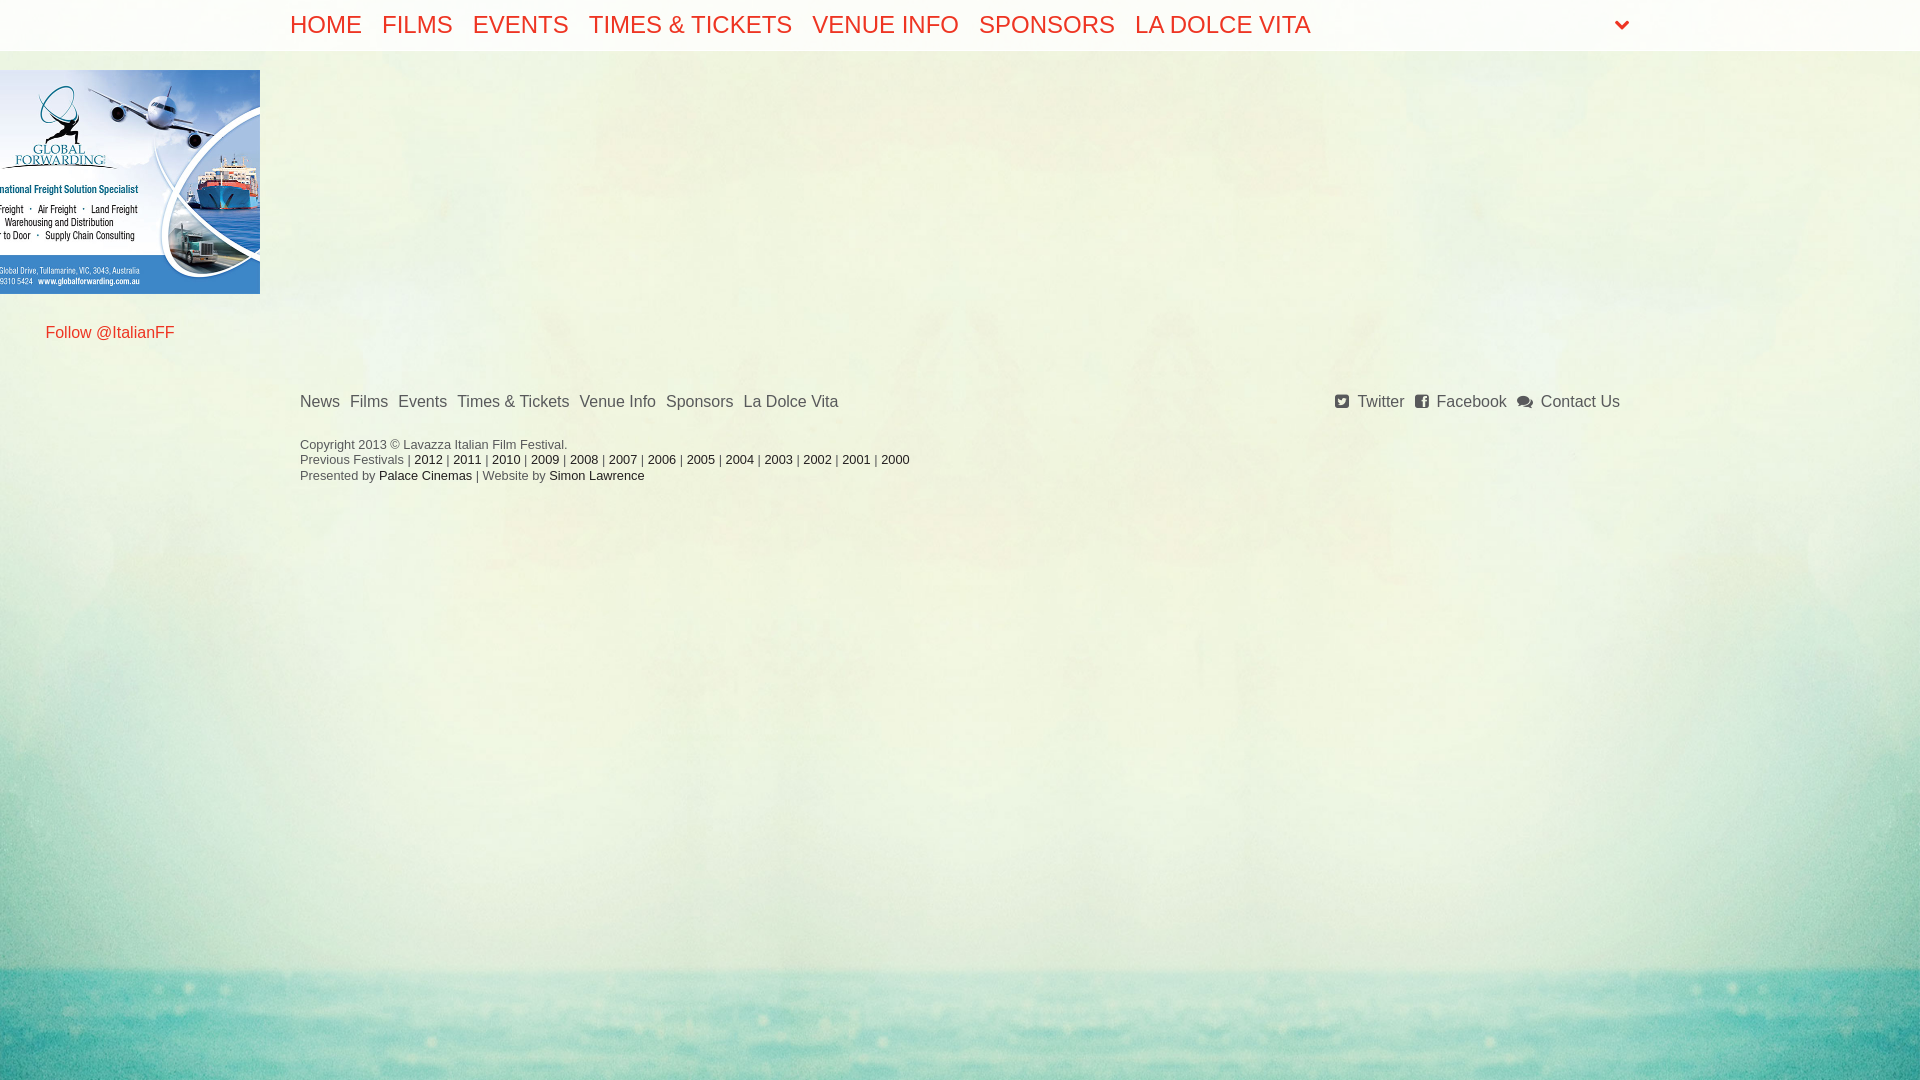 The image size is (1920, 1080). I want to click on 'Simon Lawrence', so click(595, 475).